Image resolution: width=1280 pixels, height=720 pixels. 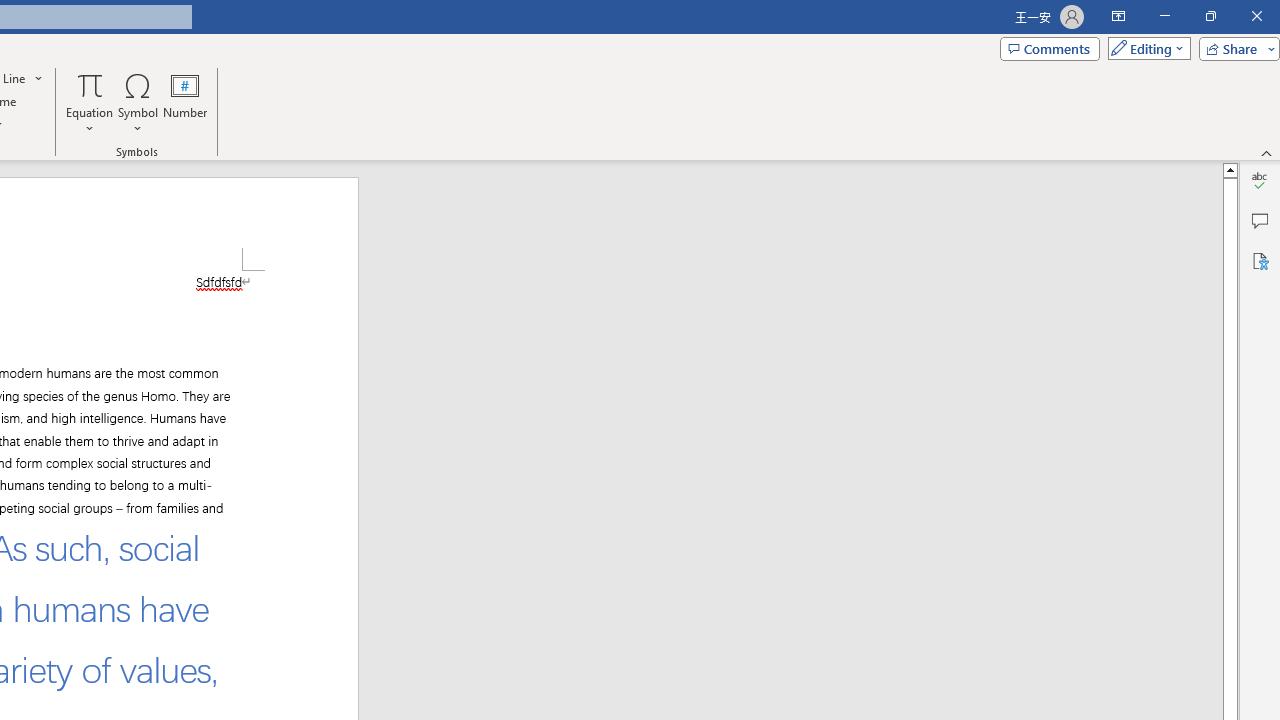 I want to click on 'Editing', so click(x=1144, y=47).